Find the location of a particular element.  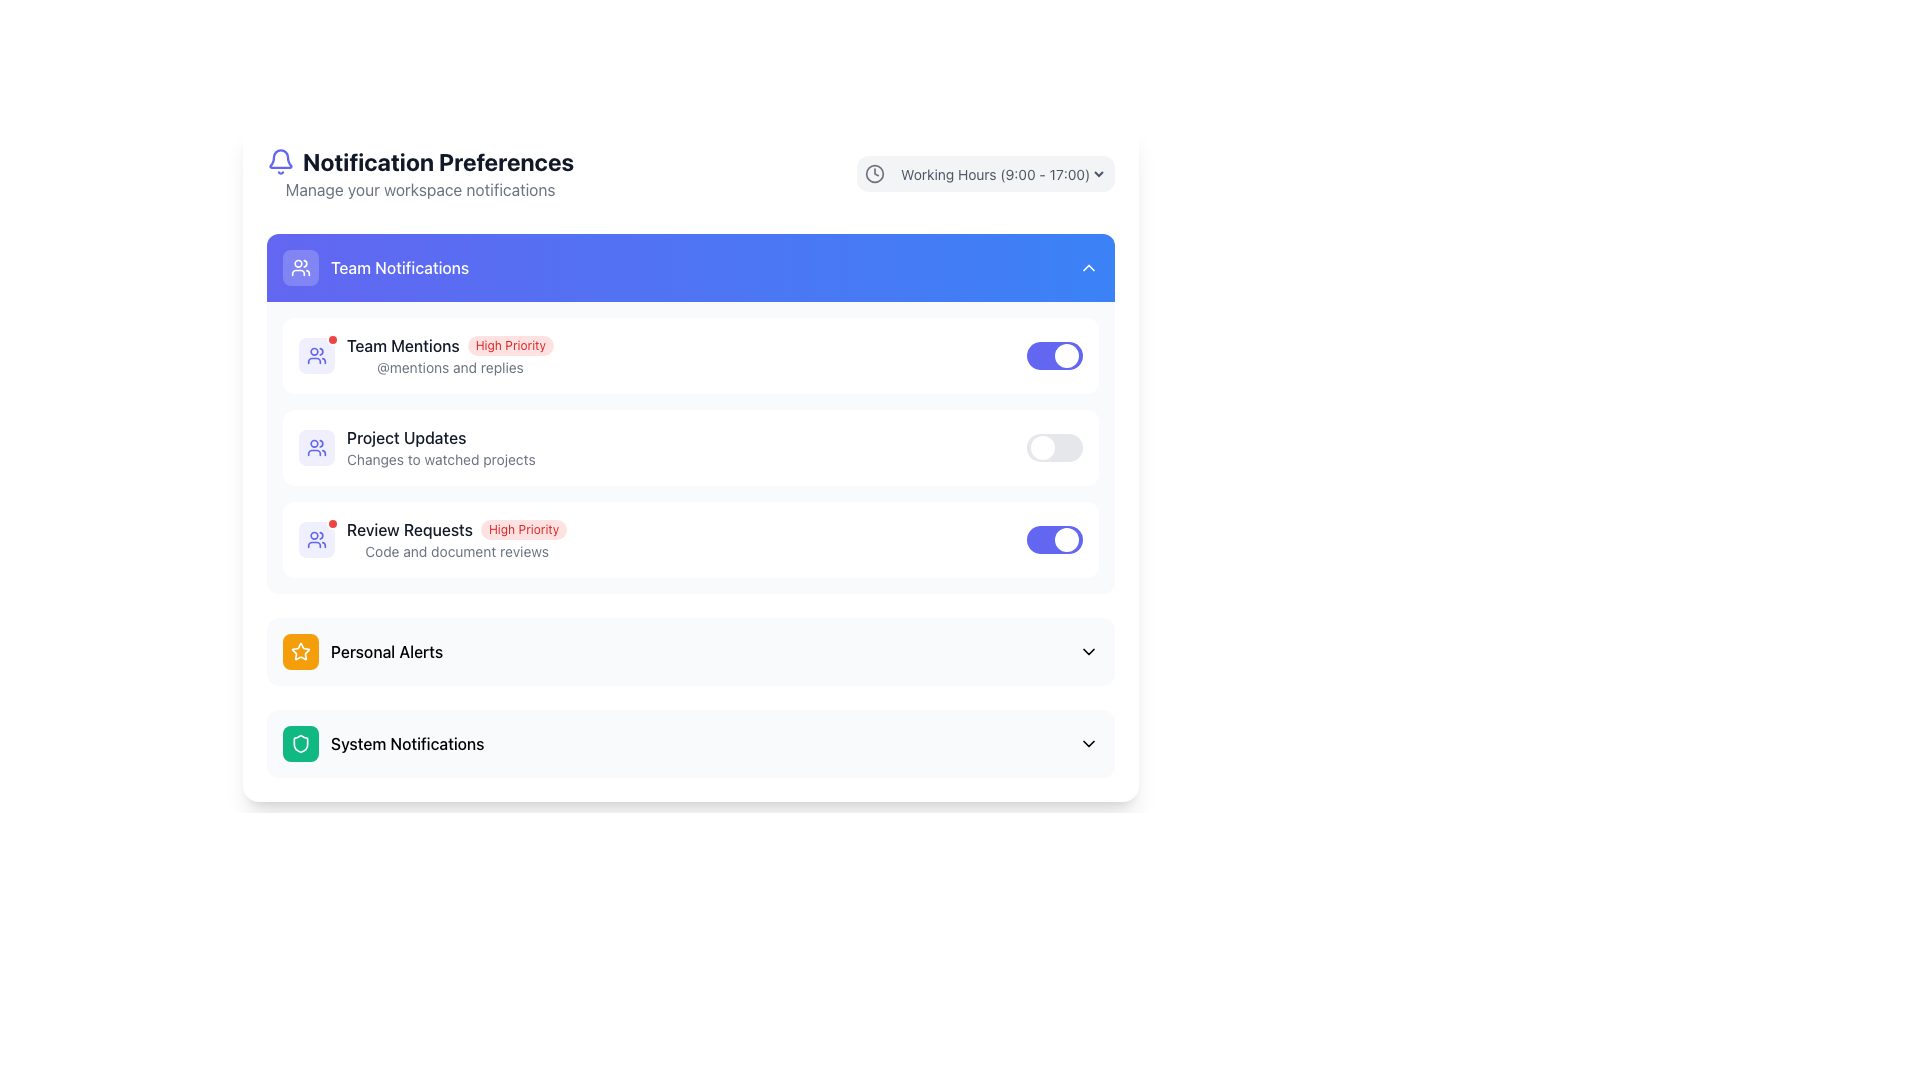

the Chevron icon used for toggling the expansion and collapse of the Team Notifications section is located at coordinates (1088, 266).